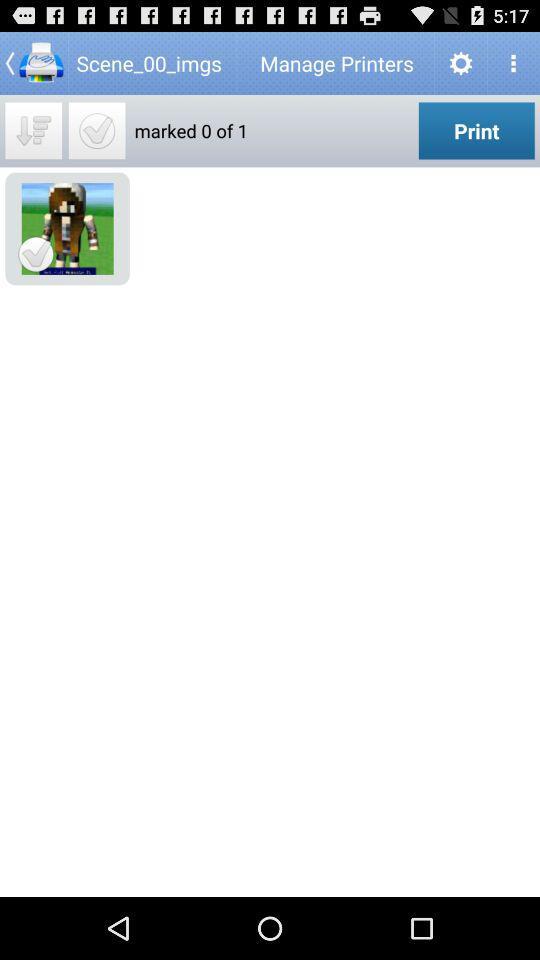 This screenshot has height=960, width=540. I want to click on the app to the left of the marked 0 of app, so click(96, 129).